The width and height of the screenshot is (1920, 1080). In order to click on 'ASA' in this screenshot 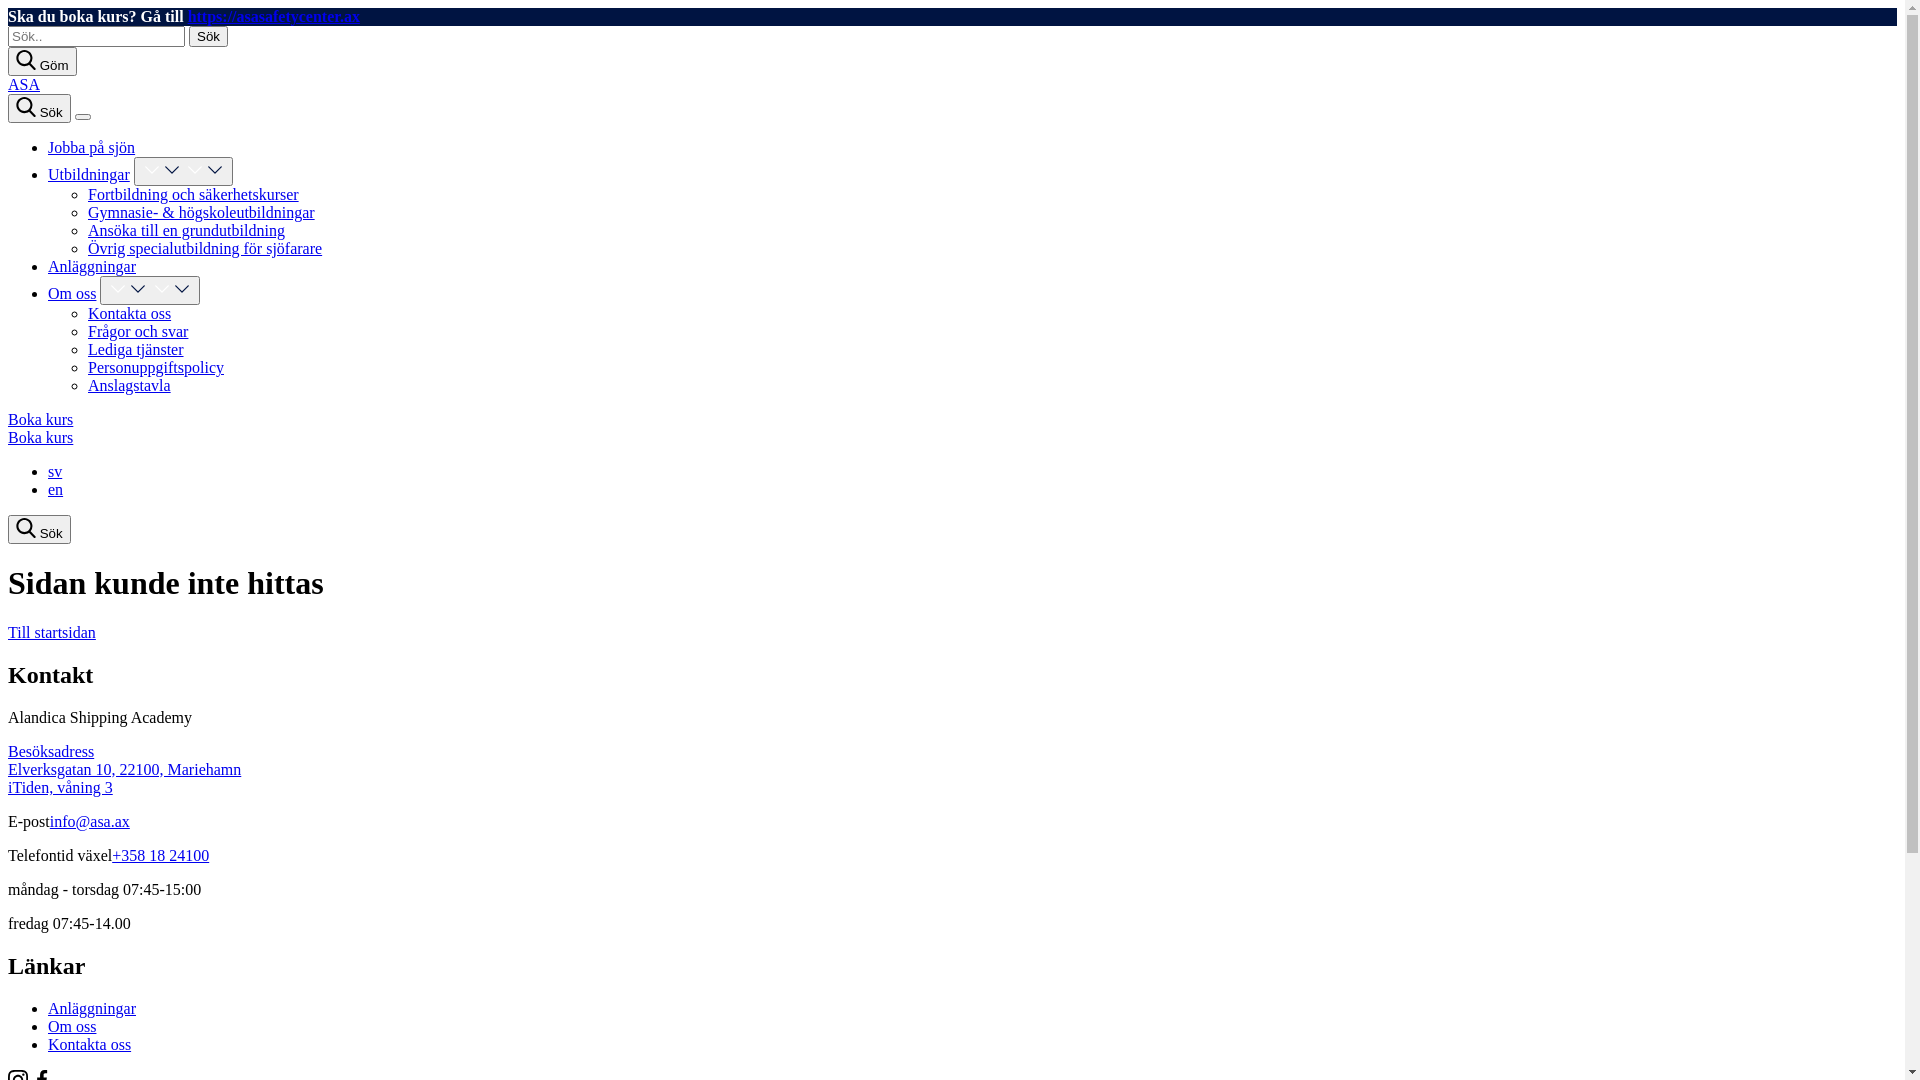, I will do `click(24, 83)`.